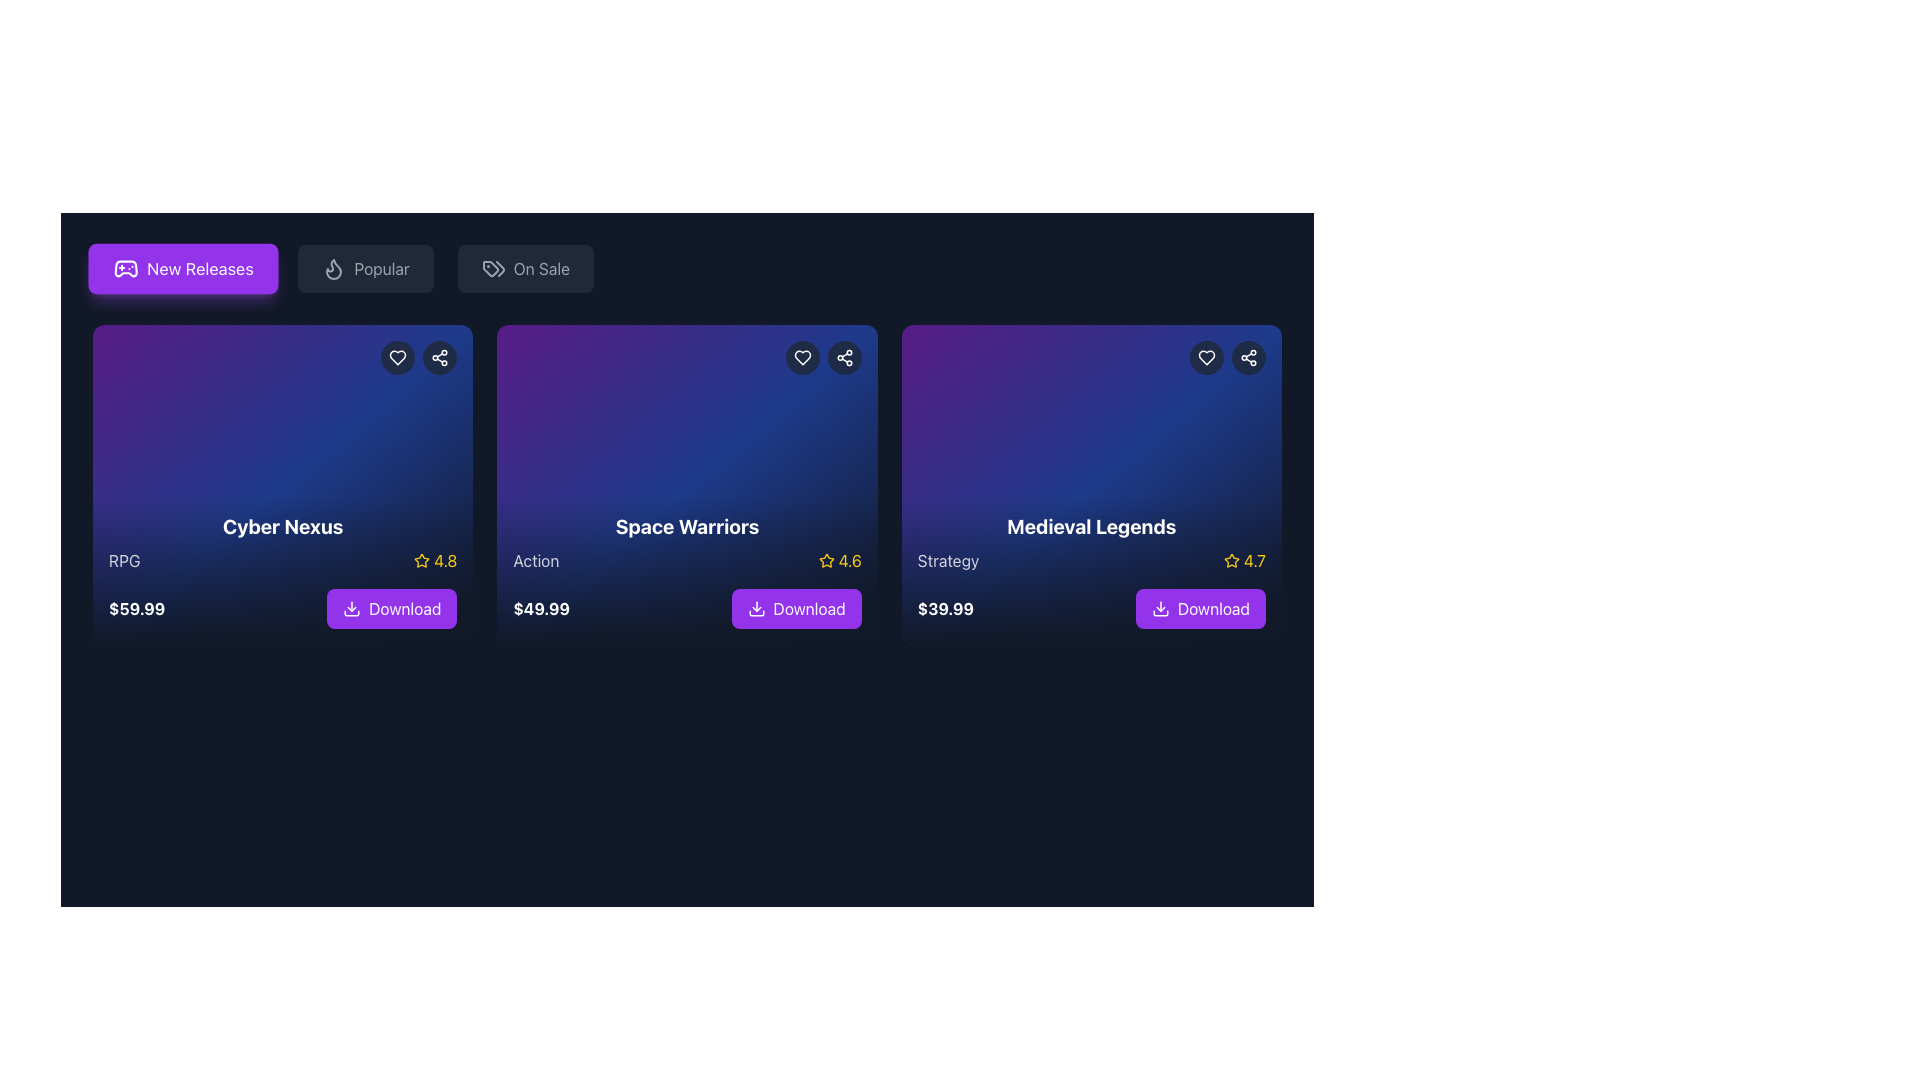 The height and width of the screenshot is (1080, 1920). Describe the element at coordinates (1243, 560) in the screenshot. I see `the Rating Display element, which consists of a yellow star icon followed by the text '4.7', located in the 'Medieval Legends' card near the title 'Strategy'` at that location.